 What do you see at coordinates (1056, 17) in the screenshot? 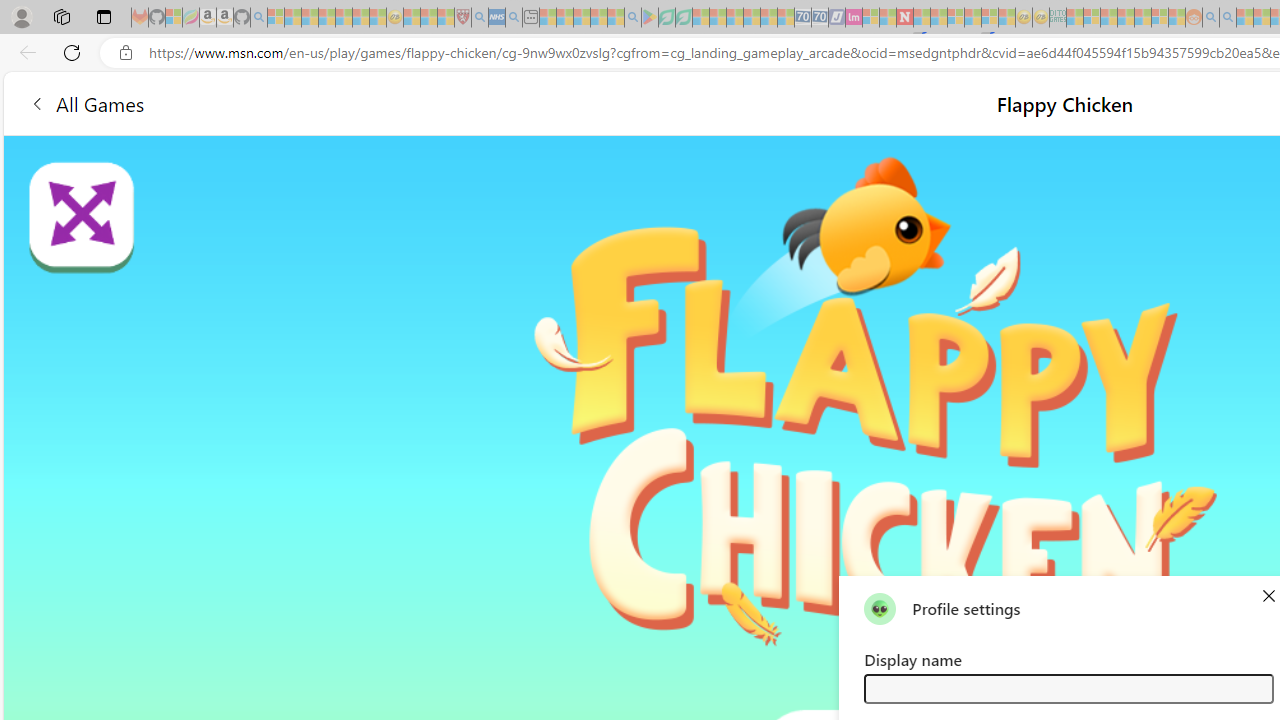
I see `'DITOGAMES AG Imprint - Sleeping'` at bounding box center [1056, 17].